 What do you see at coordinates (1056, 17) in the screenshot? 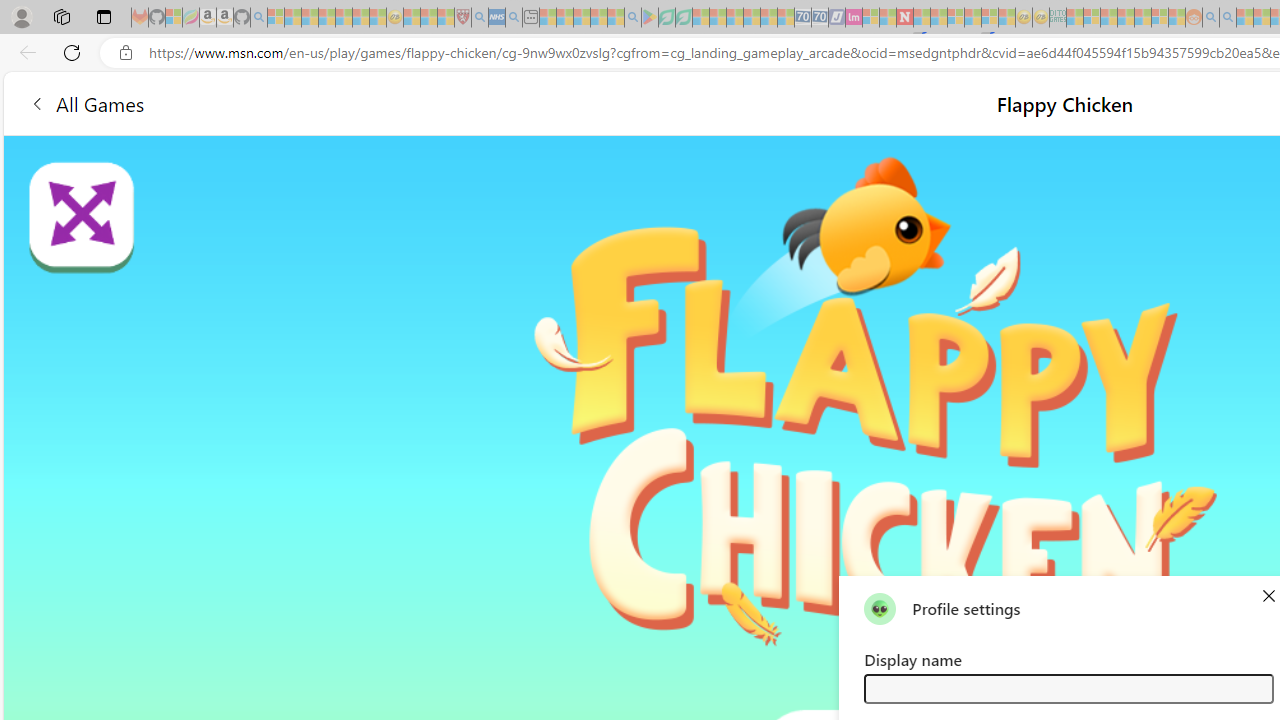
I see `'DITOGAMES AG Imprint - Sleeping'` at bounding box center [1056, 17].